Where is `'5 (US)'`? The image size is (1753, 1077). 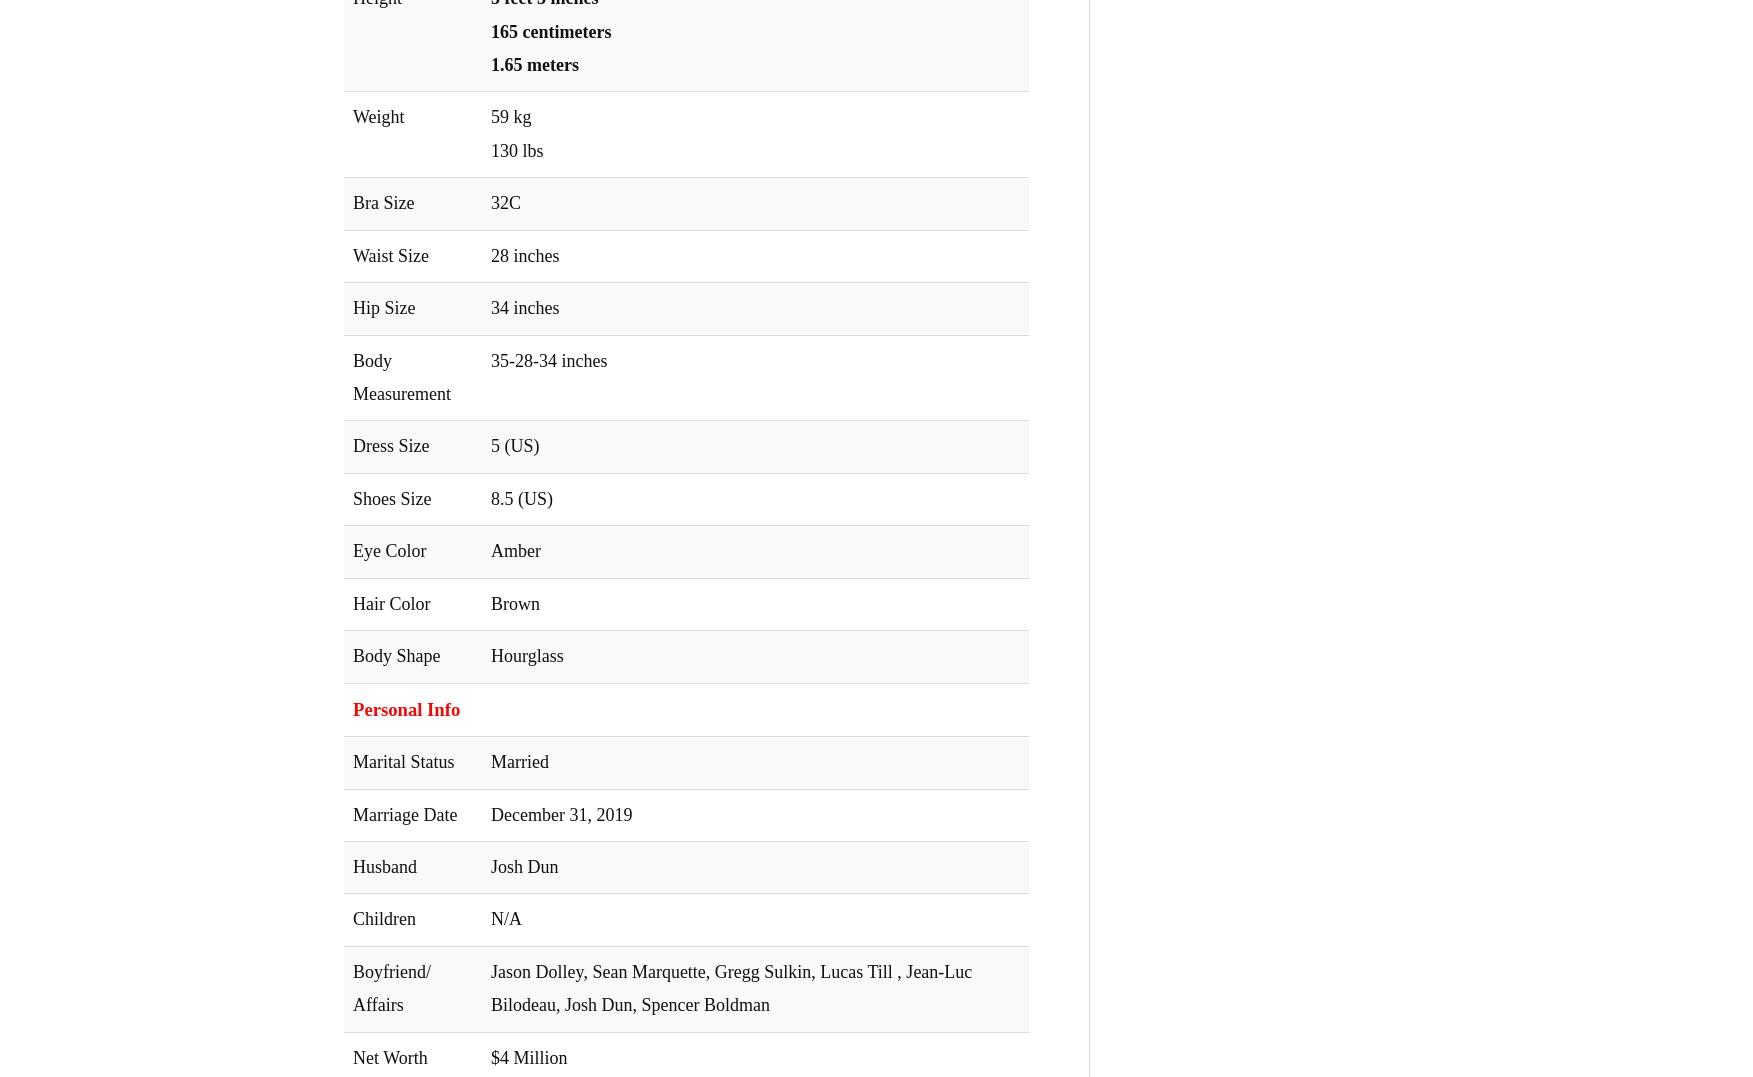 '5 (US)' is located at coordinates (515, 444).